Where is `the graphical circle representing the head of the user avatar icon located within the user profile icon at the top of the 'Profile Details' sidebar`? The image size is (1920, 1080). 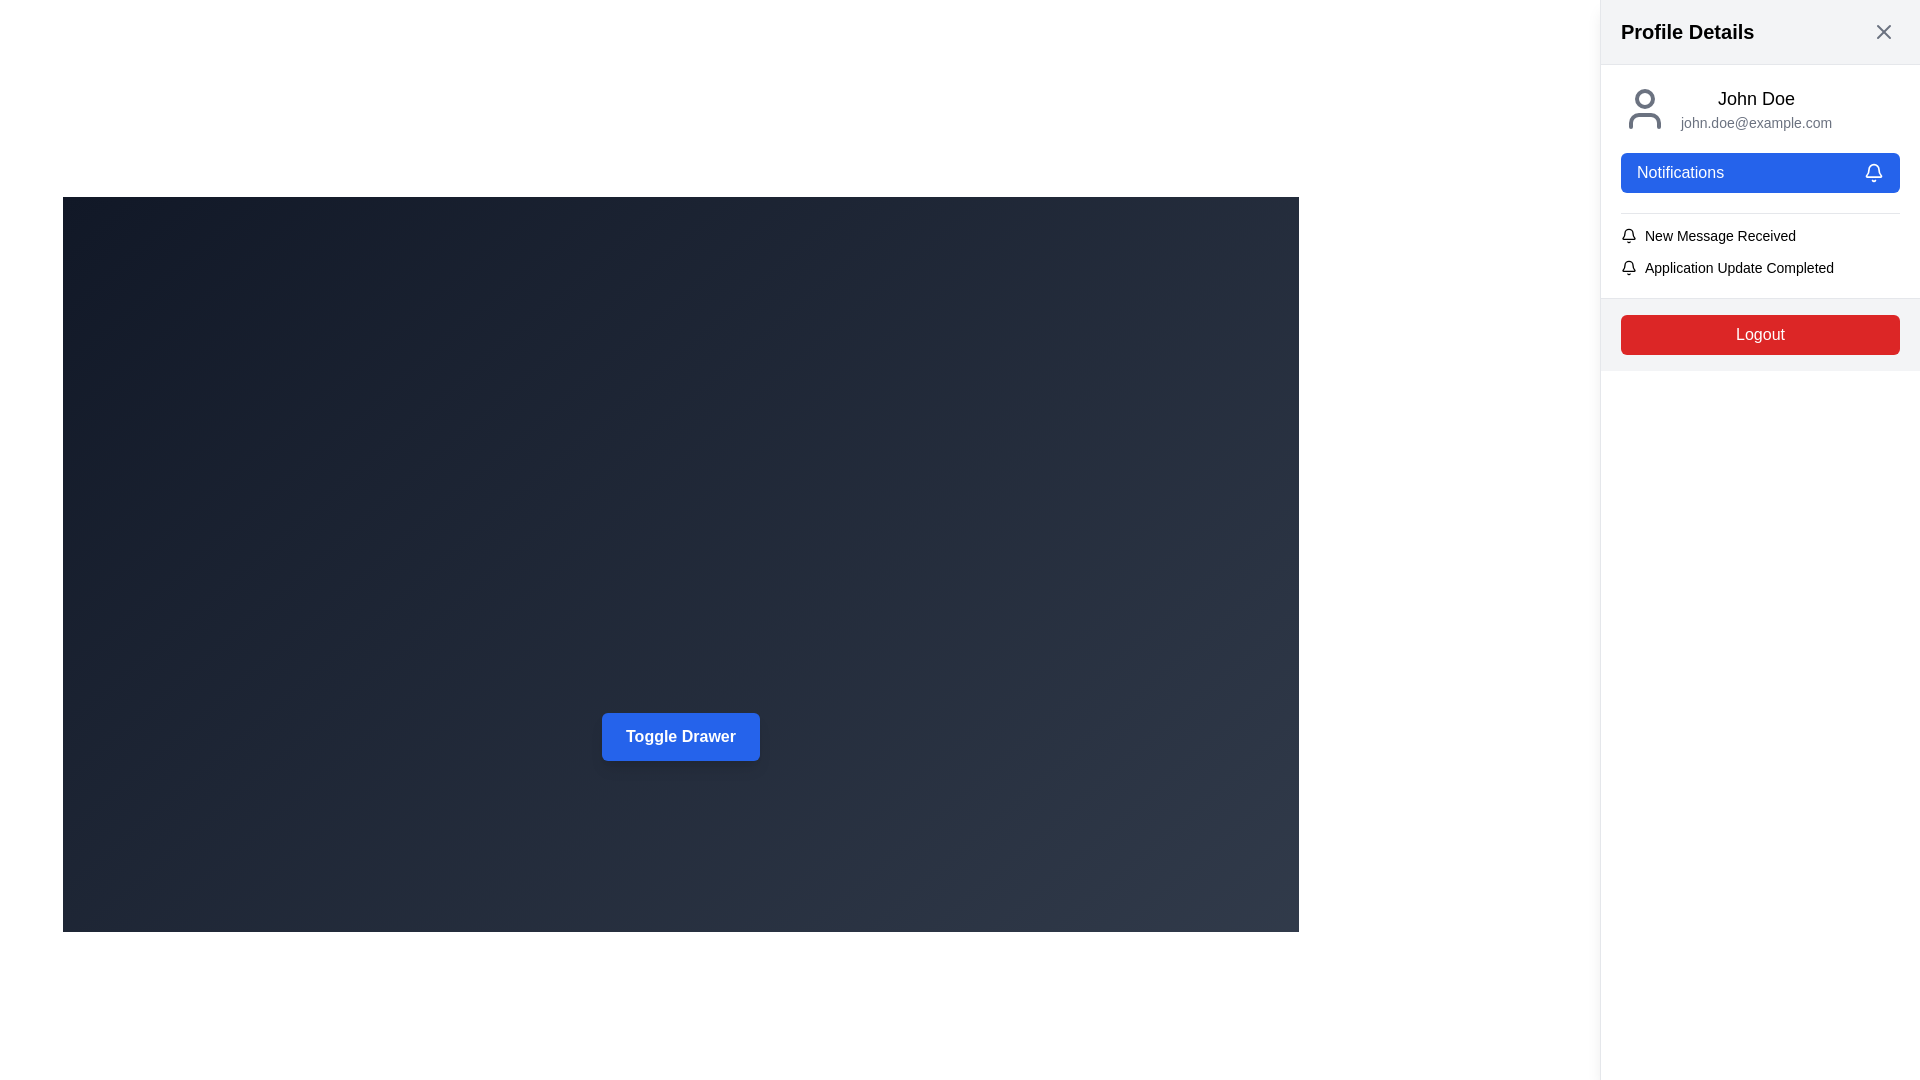
the graphical circle representing the head of the user avatar icon located within the user profile icon at the top of the 'Profile Details' sidebar is located at coordinates (1645, 99).